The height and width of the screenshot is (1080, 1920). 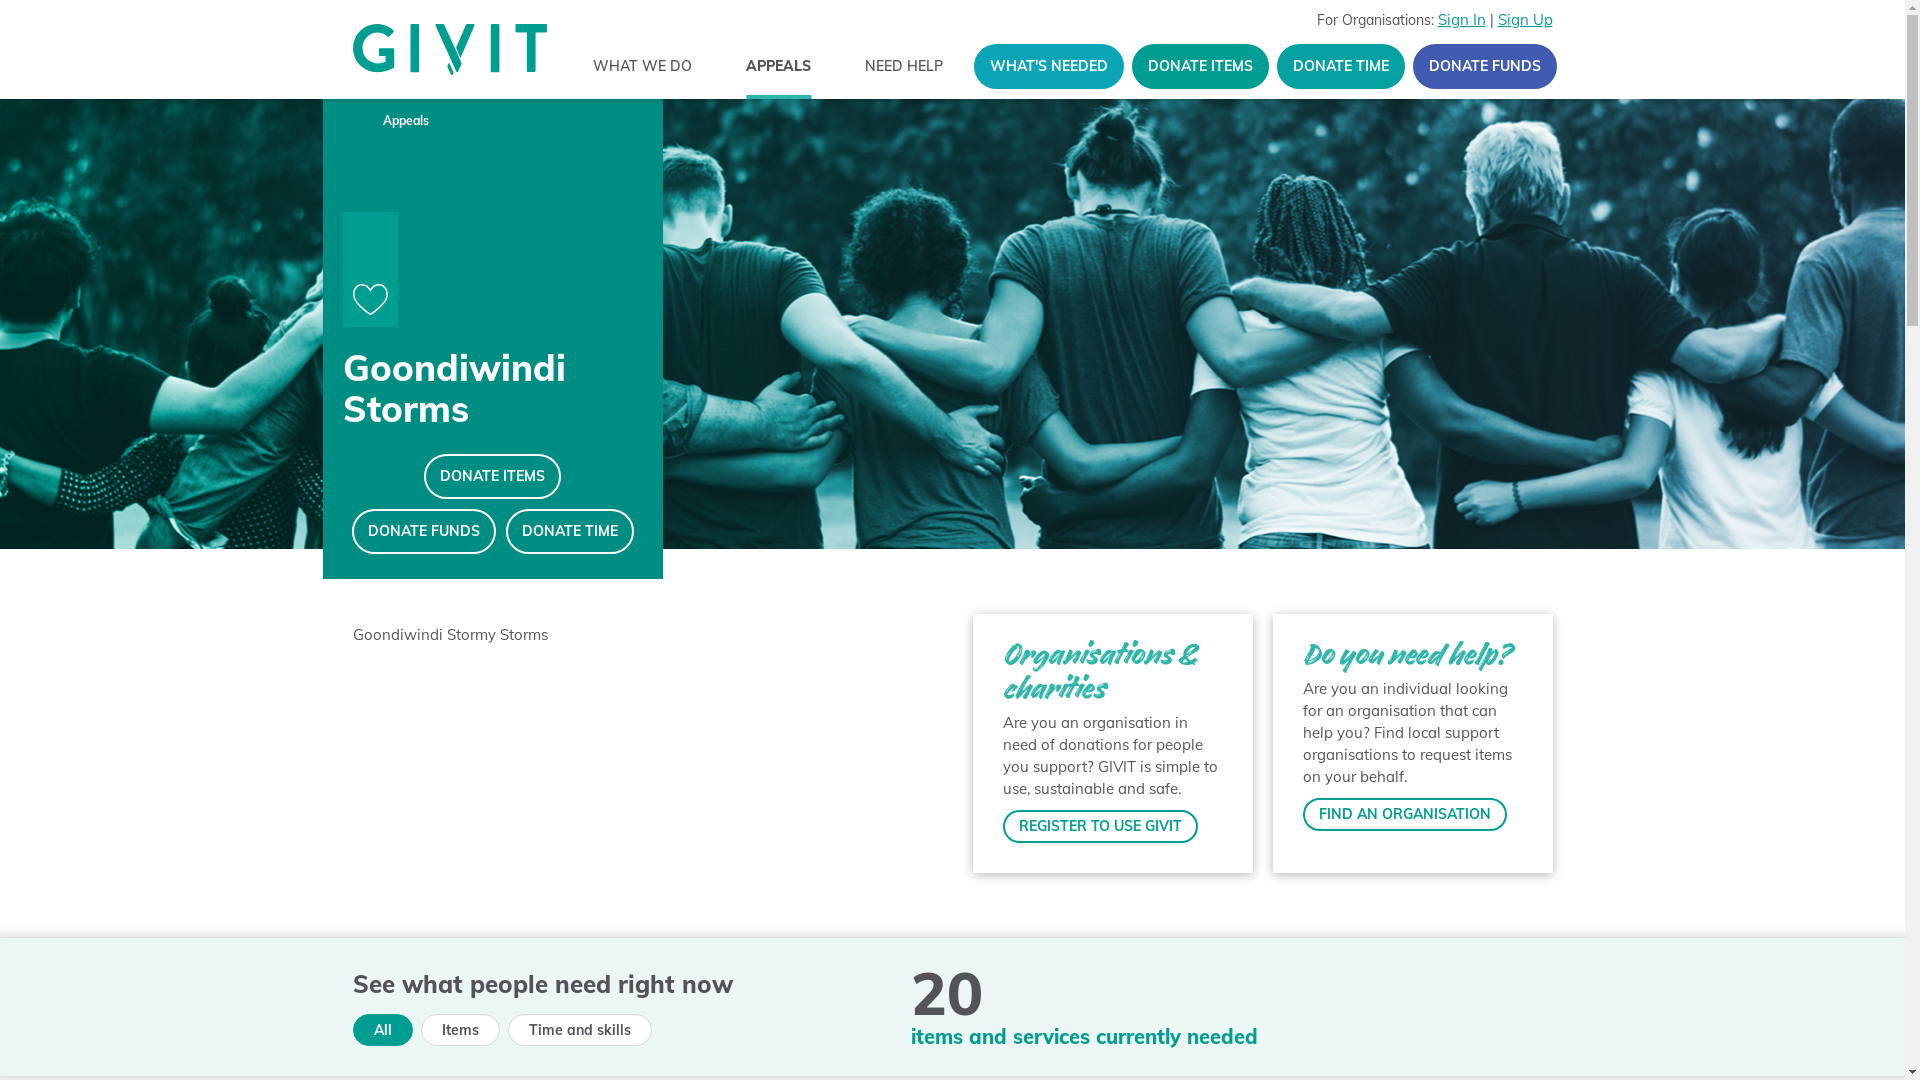 I want to click on 'FIND AN ORGANISATION', so click(x=1402, y=814).